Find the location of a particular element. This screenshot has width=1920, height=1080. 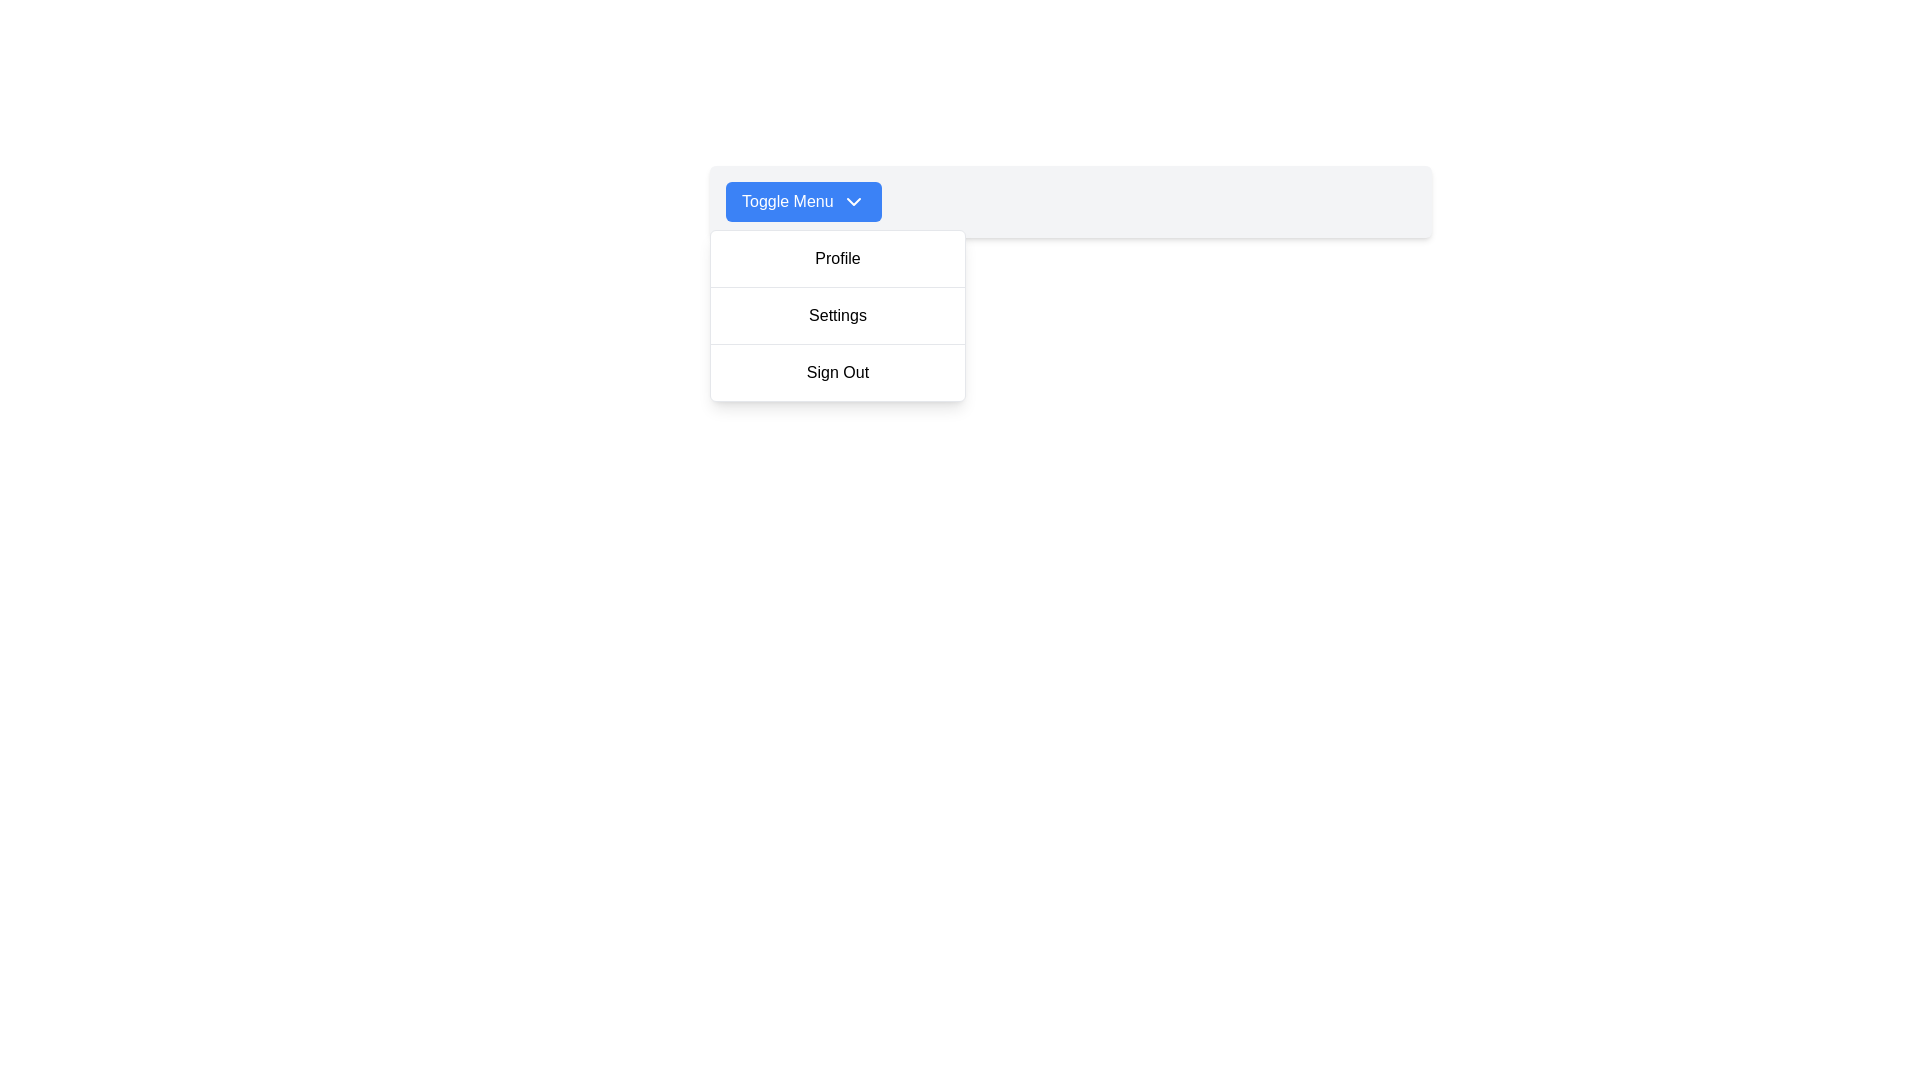

the 'Sign Out' button in the dropdown menu to trigger a visual change is located at coordinates (838, 372).